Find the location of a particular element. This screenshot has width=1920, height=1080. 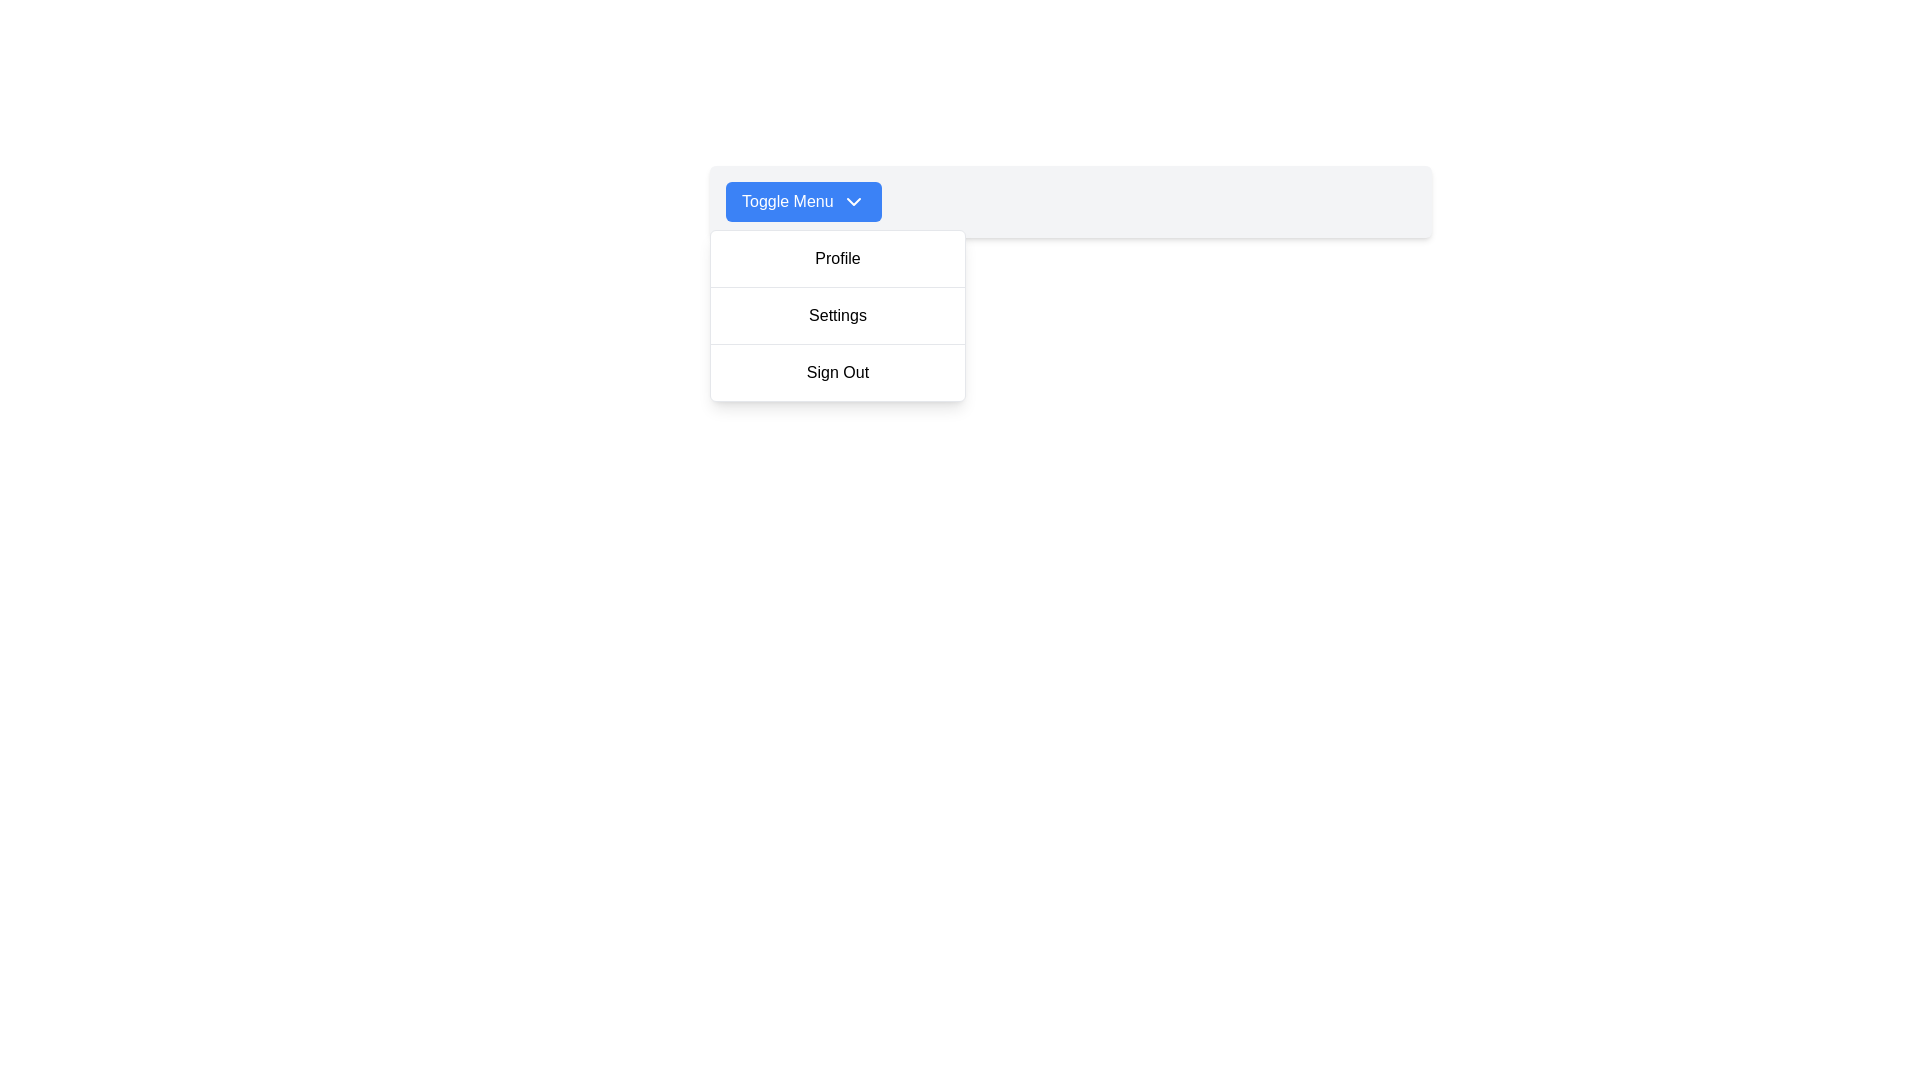

the 'Sign Out' button in the dropdown menu to trigger a visual change is located at coordinates (838, 372).